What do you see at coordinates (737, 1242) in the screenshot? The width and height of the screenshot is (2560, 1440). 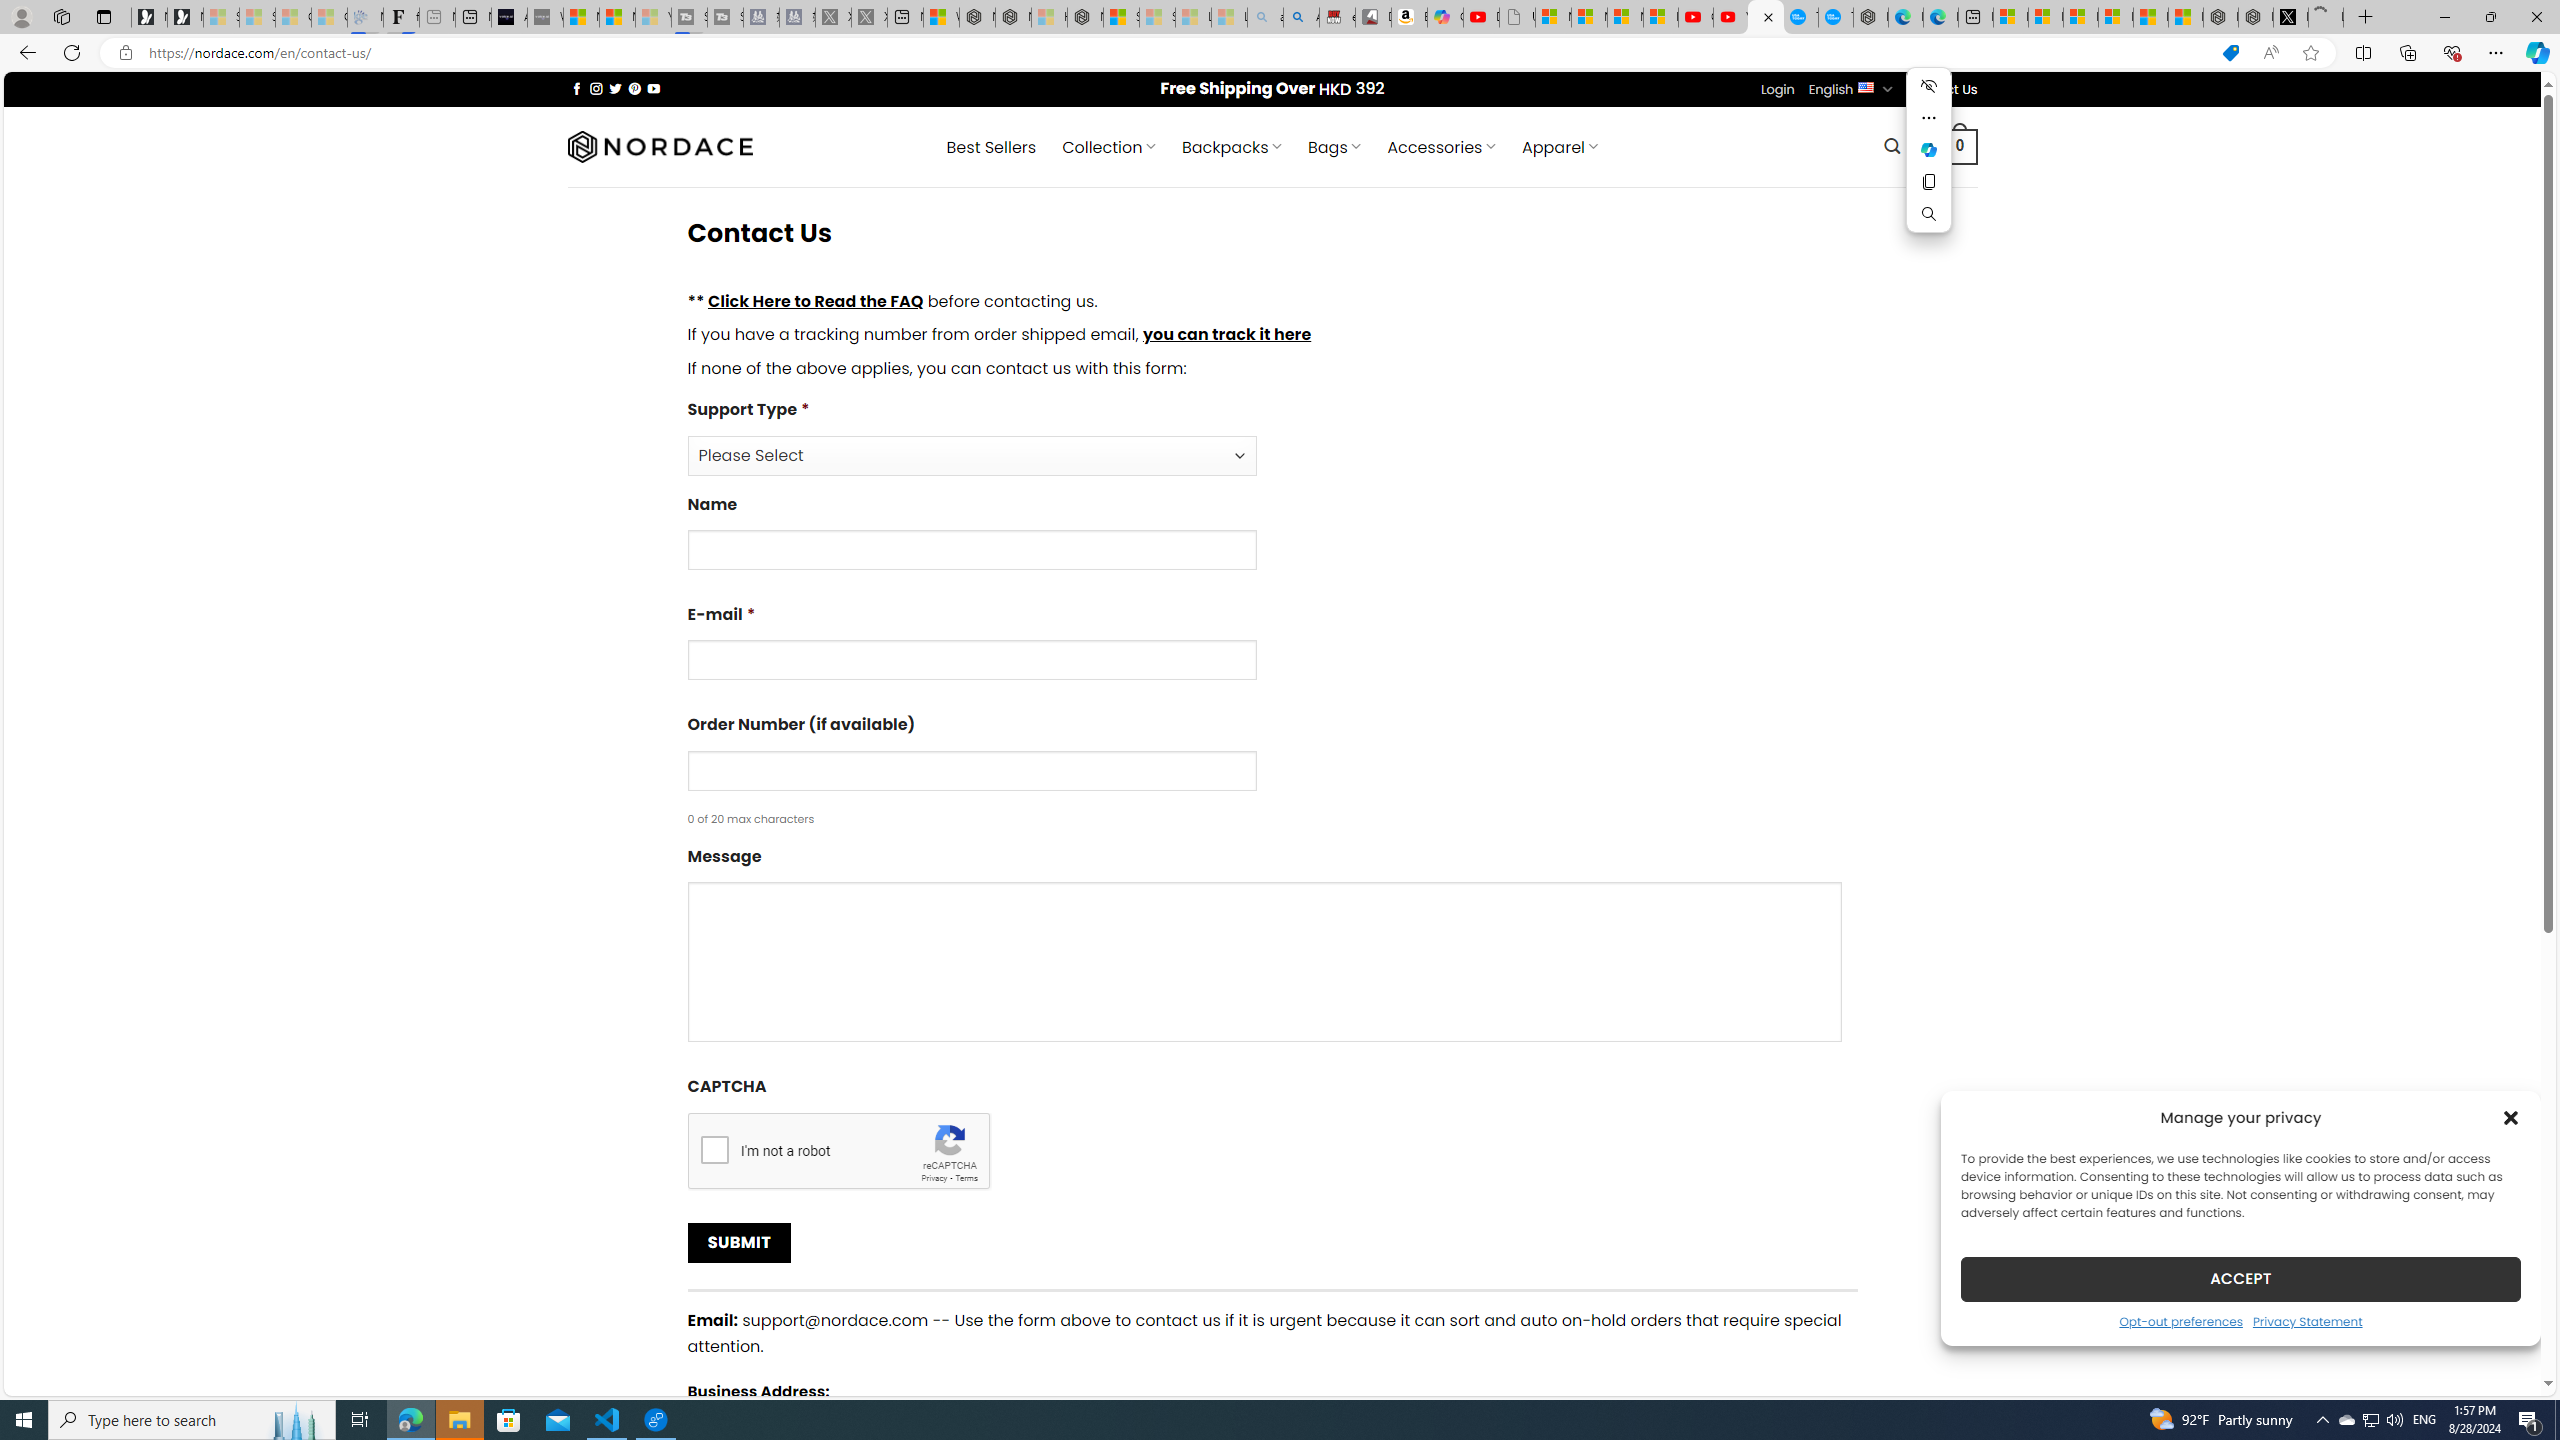 I see `'Submit'` at bounding box center [737, 1242].